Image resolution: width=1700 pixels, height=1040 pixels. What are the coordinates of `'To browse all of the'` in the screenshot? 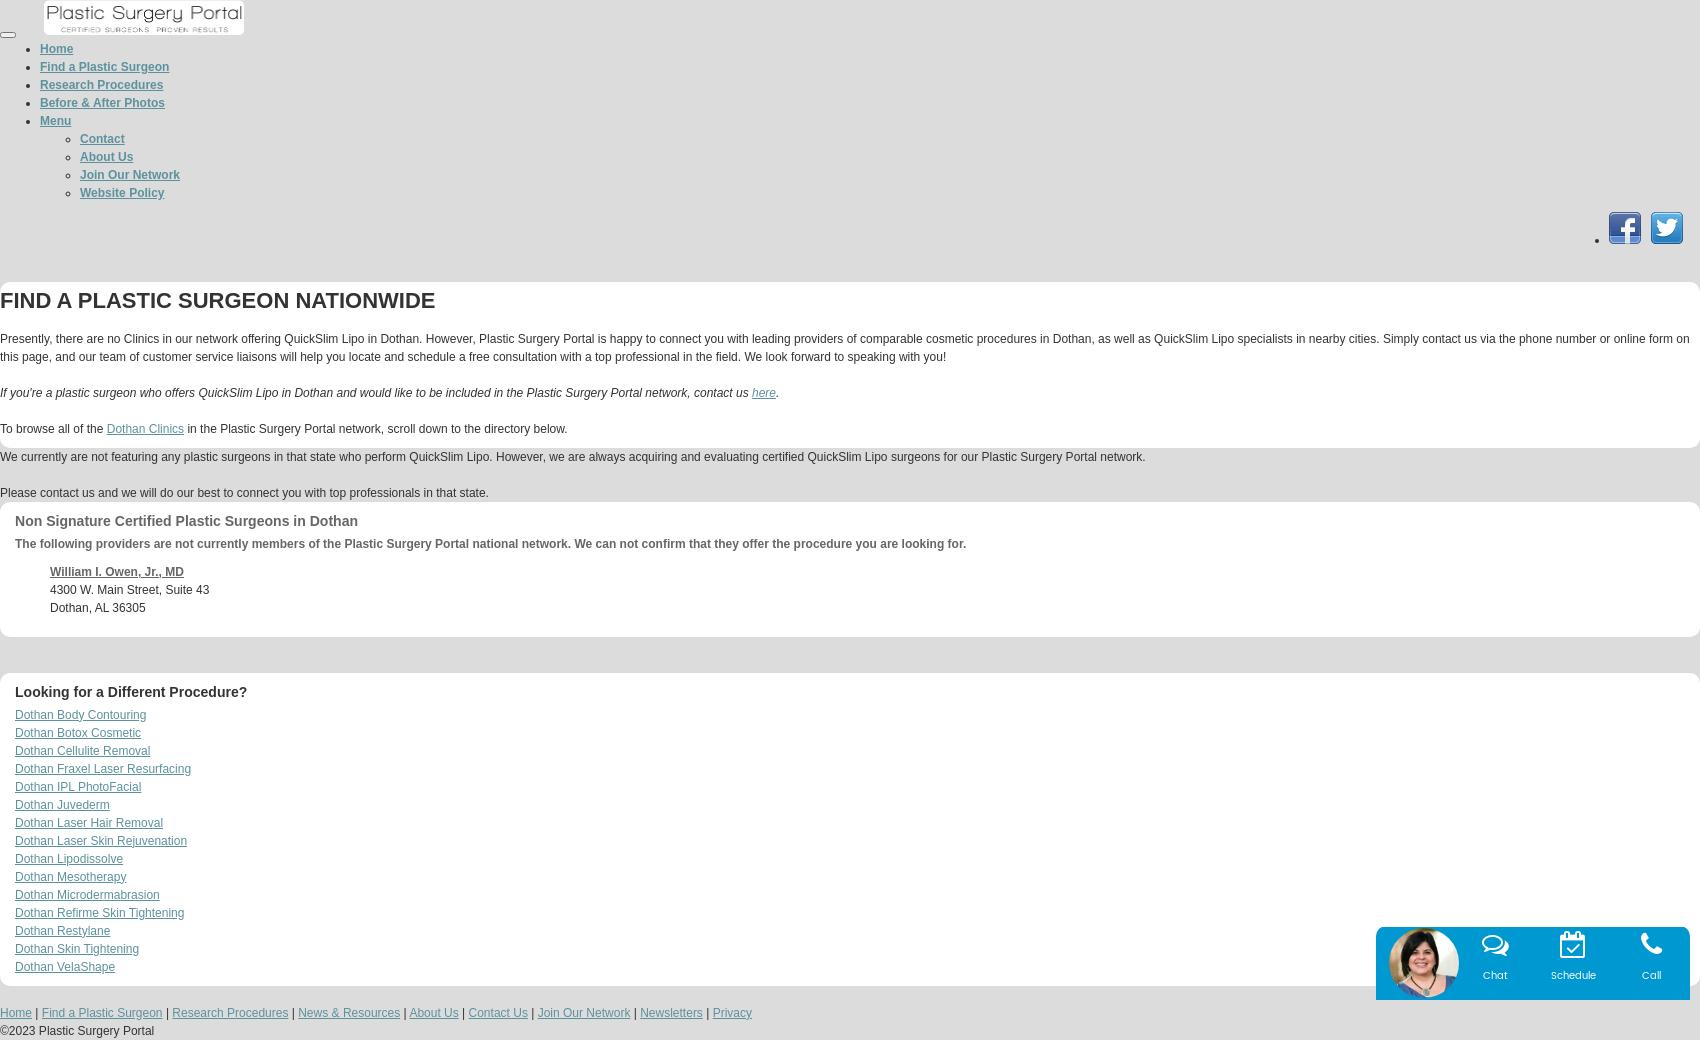 It's located at (53, 427).